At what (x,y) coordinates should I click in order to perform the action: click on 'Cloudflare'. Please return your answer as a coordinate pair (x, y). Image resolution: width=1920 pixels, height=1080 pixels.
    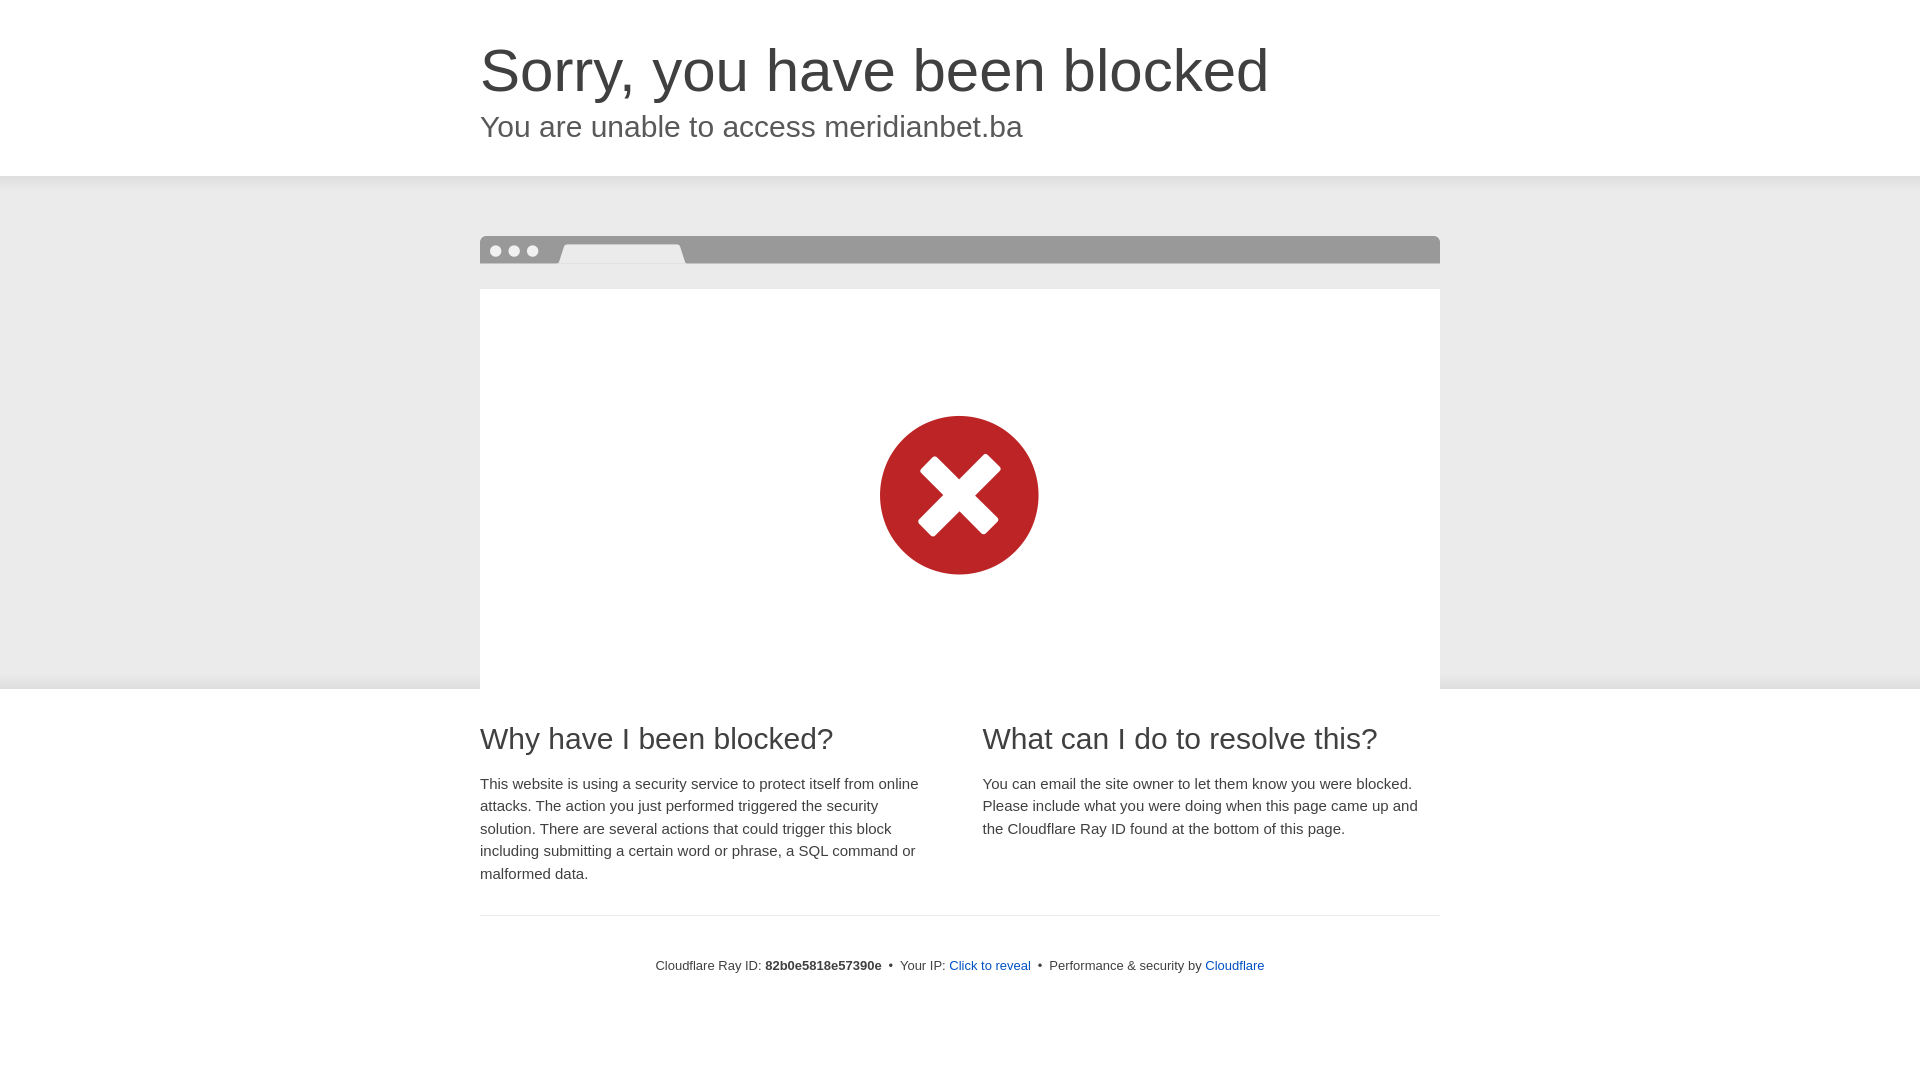
    Looking at the image, I should click on (1203, 964).